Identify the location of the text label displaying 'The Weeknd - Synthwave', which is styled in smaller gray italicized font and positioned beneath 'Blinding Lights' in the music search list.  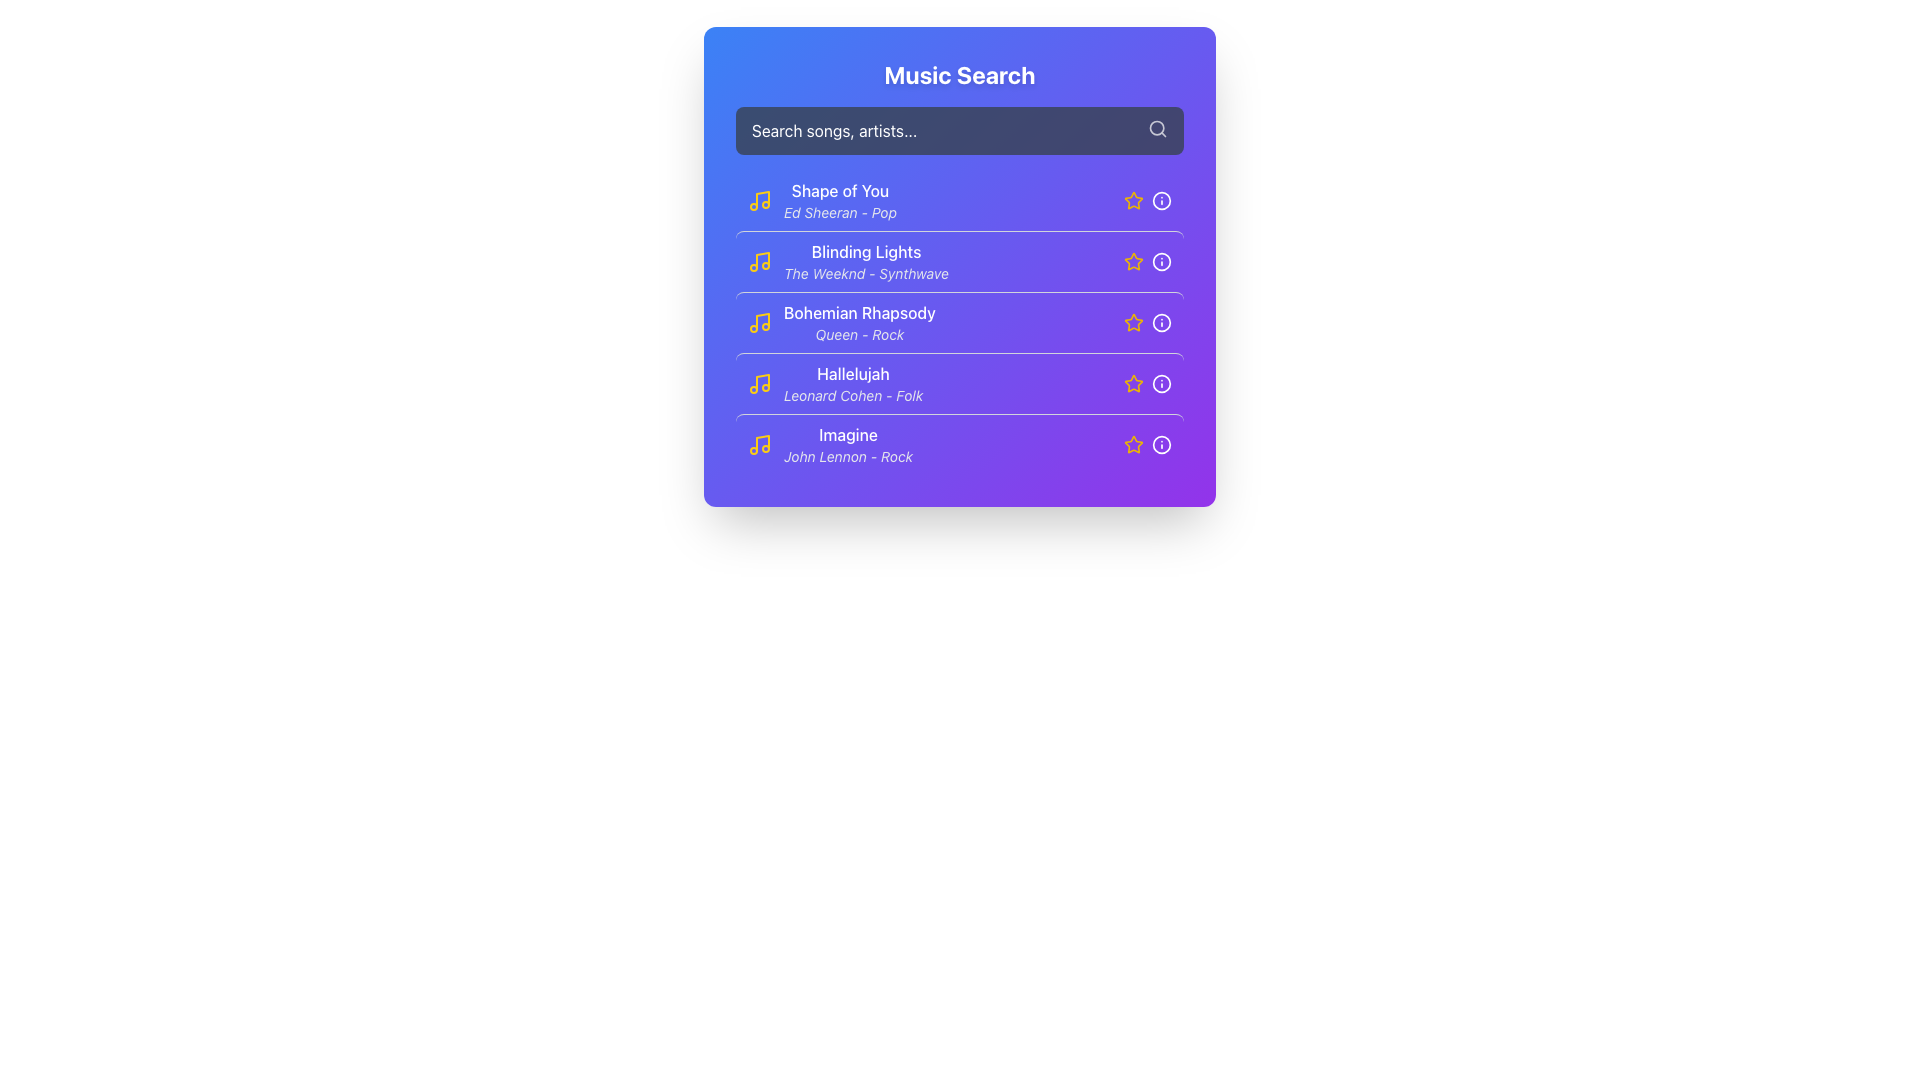
(866, 273).